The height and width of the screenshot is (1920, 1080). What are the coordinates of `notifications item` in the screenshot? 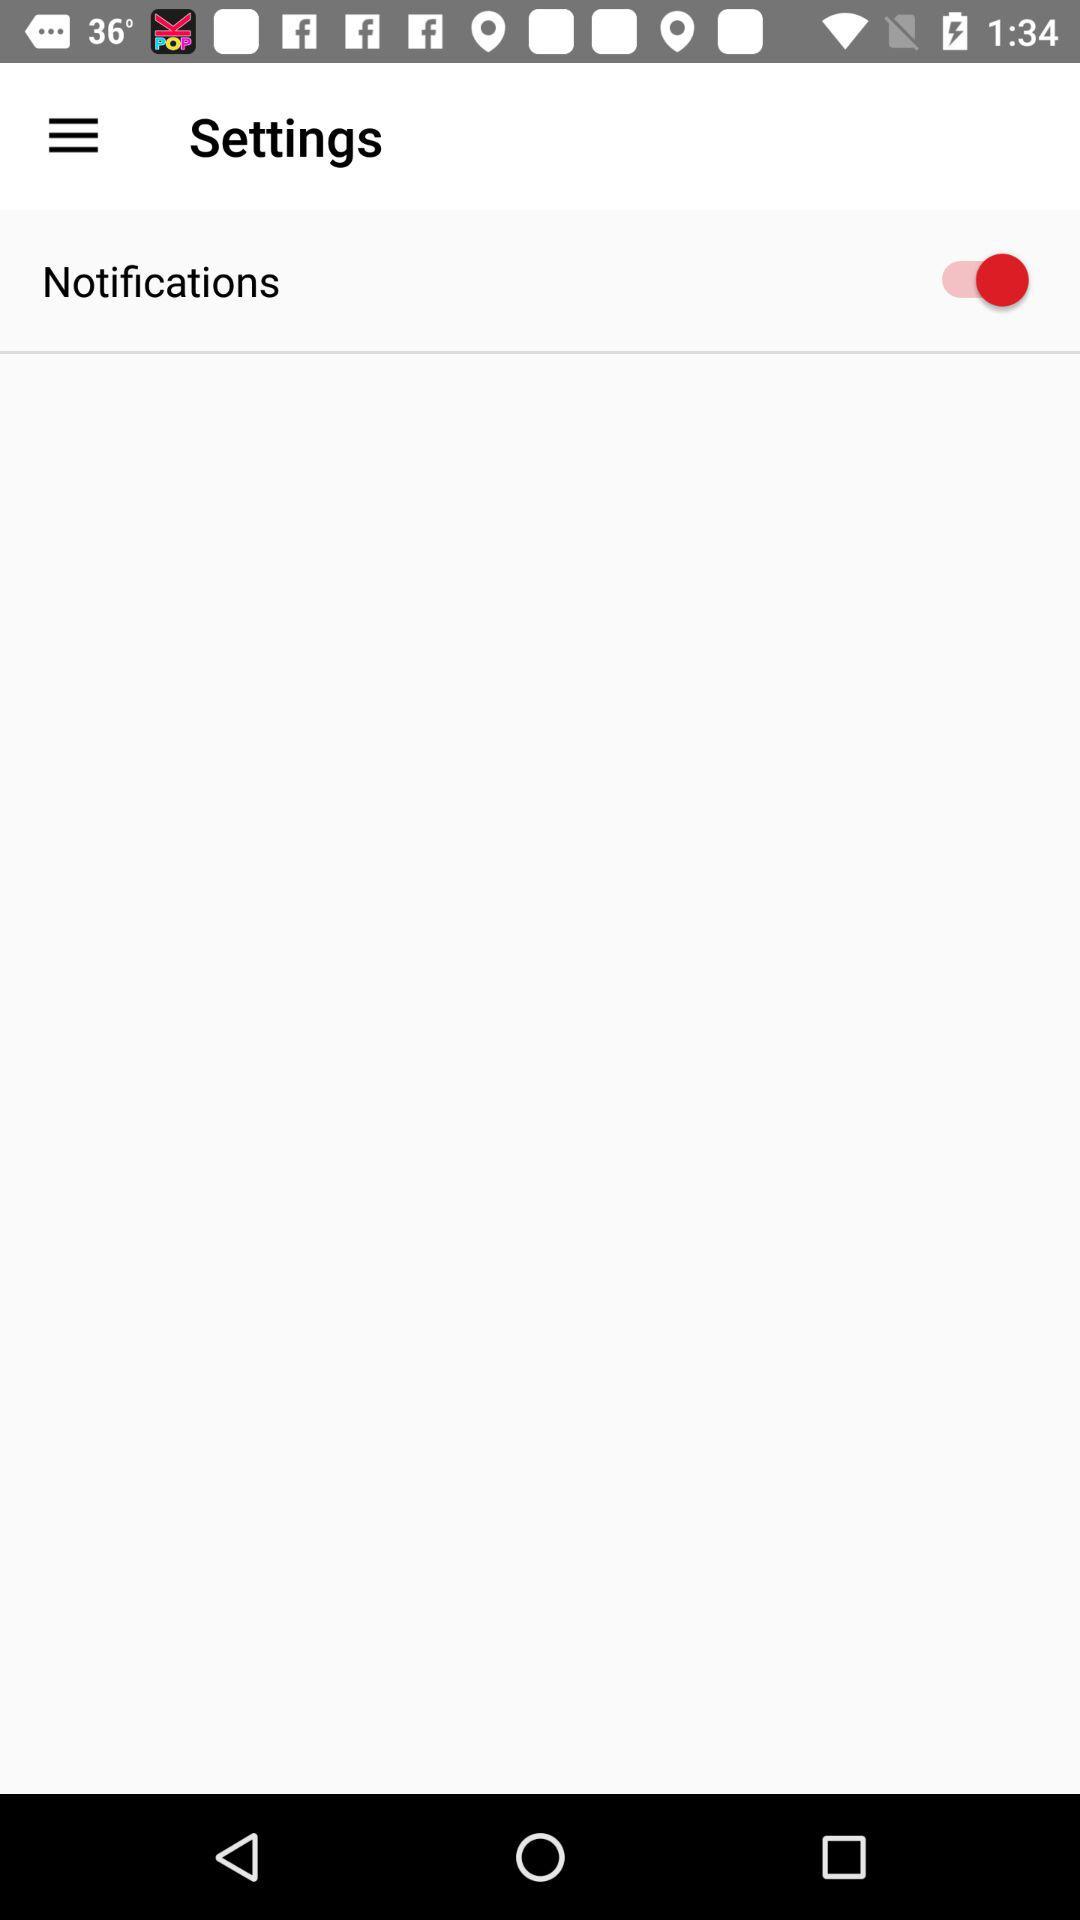 It's located at (160, 279).